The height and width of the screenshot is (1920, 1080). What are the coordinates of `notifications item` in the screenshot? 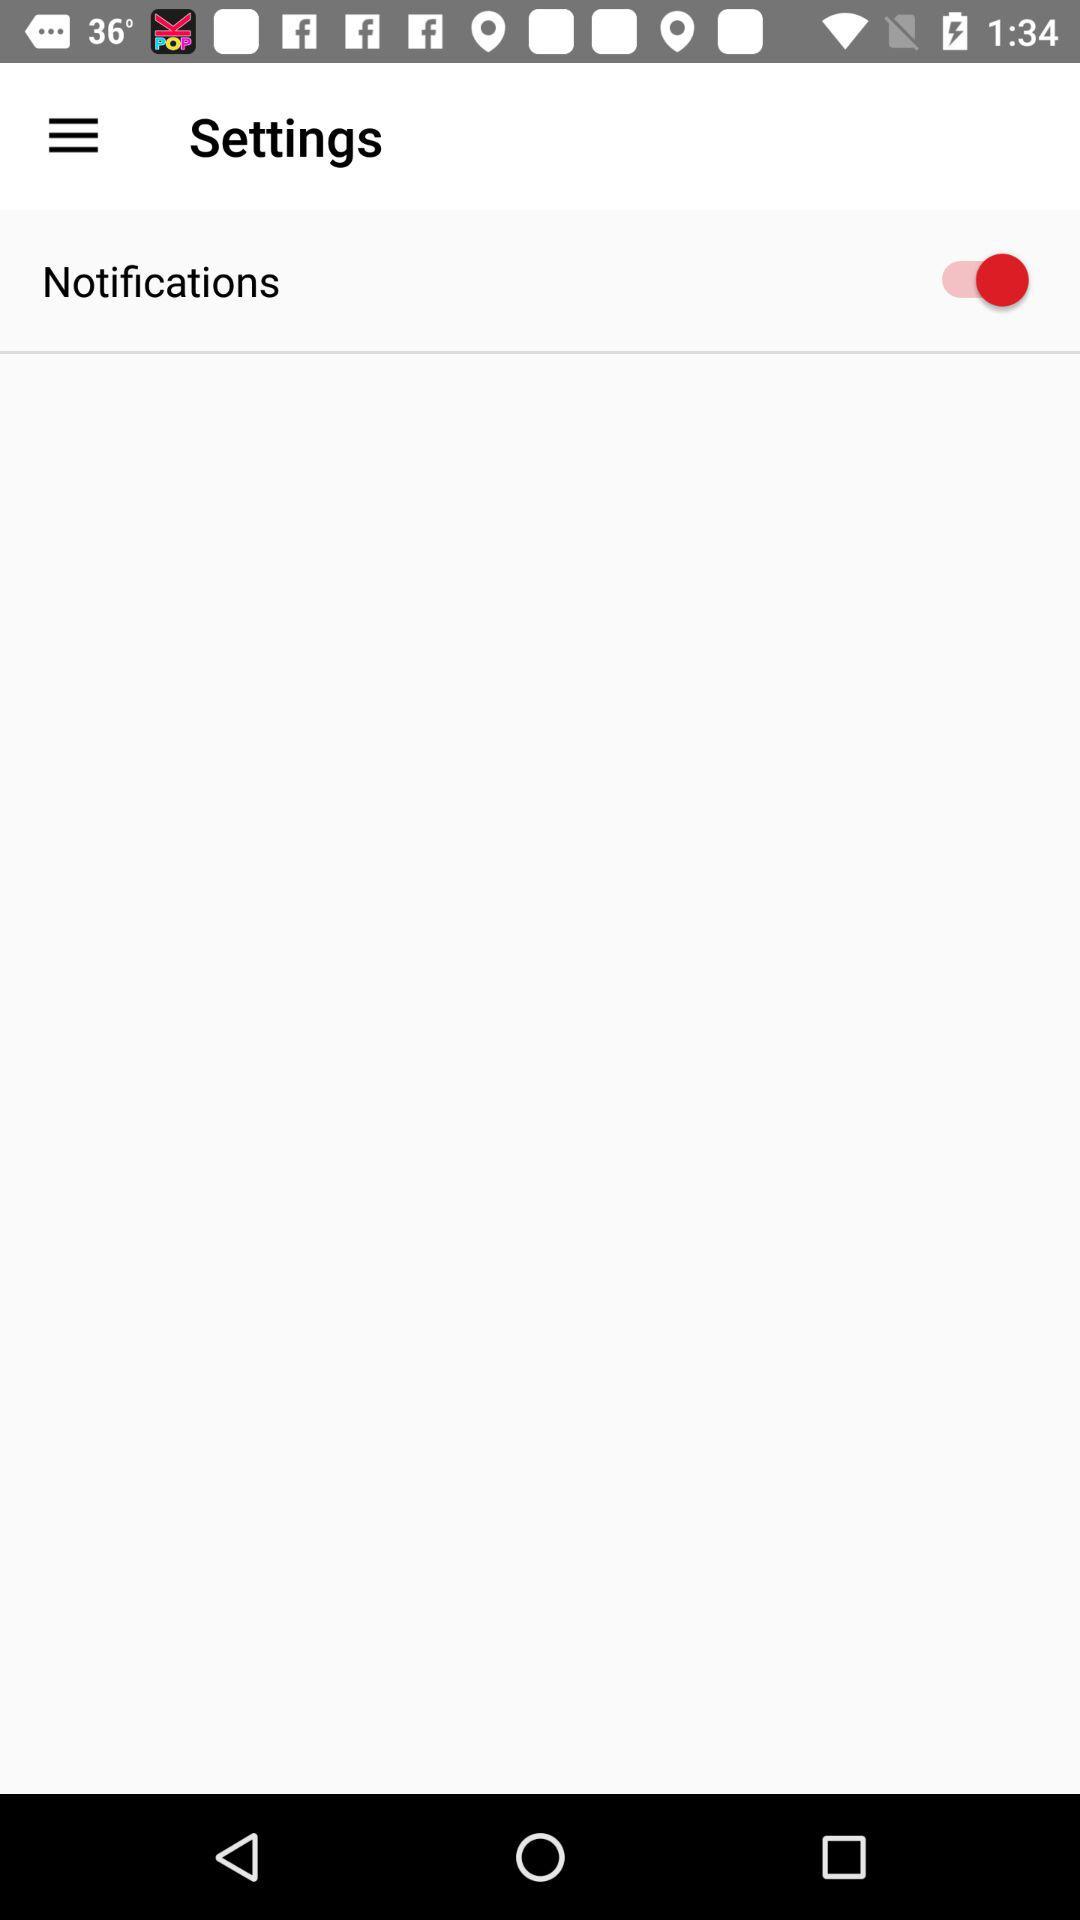 It's located at (160, 279).